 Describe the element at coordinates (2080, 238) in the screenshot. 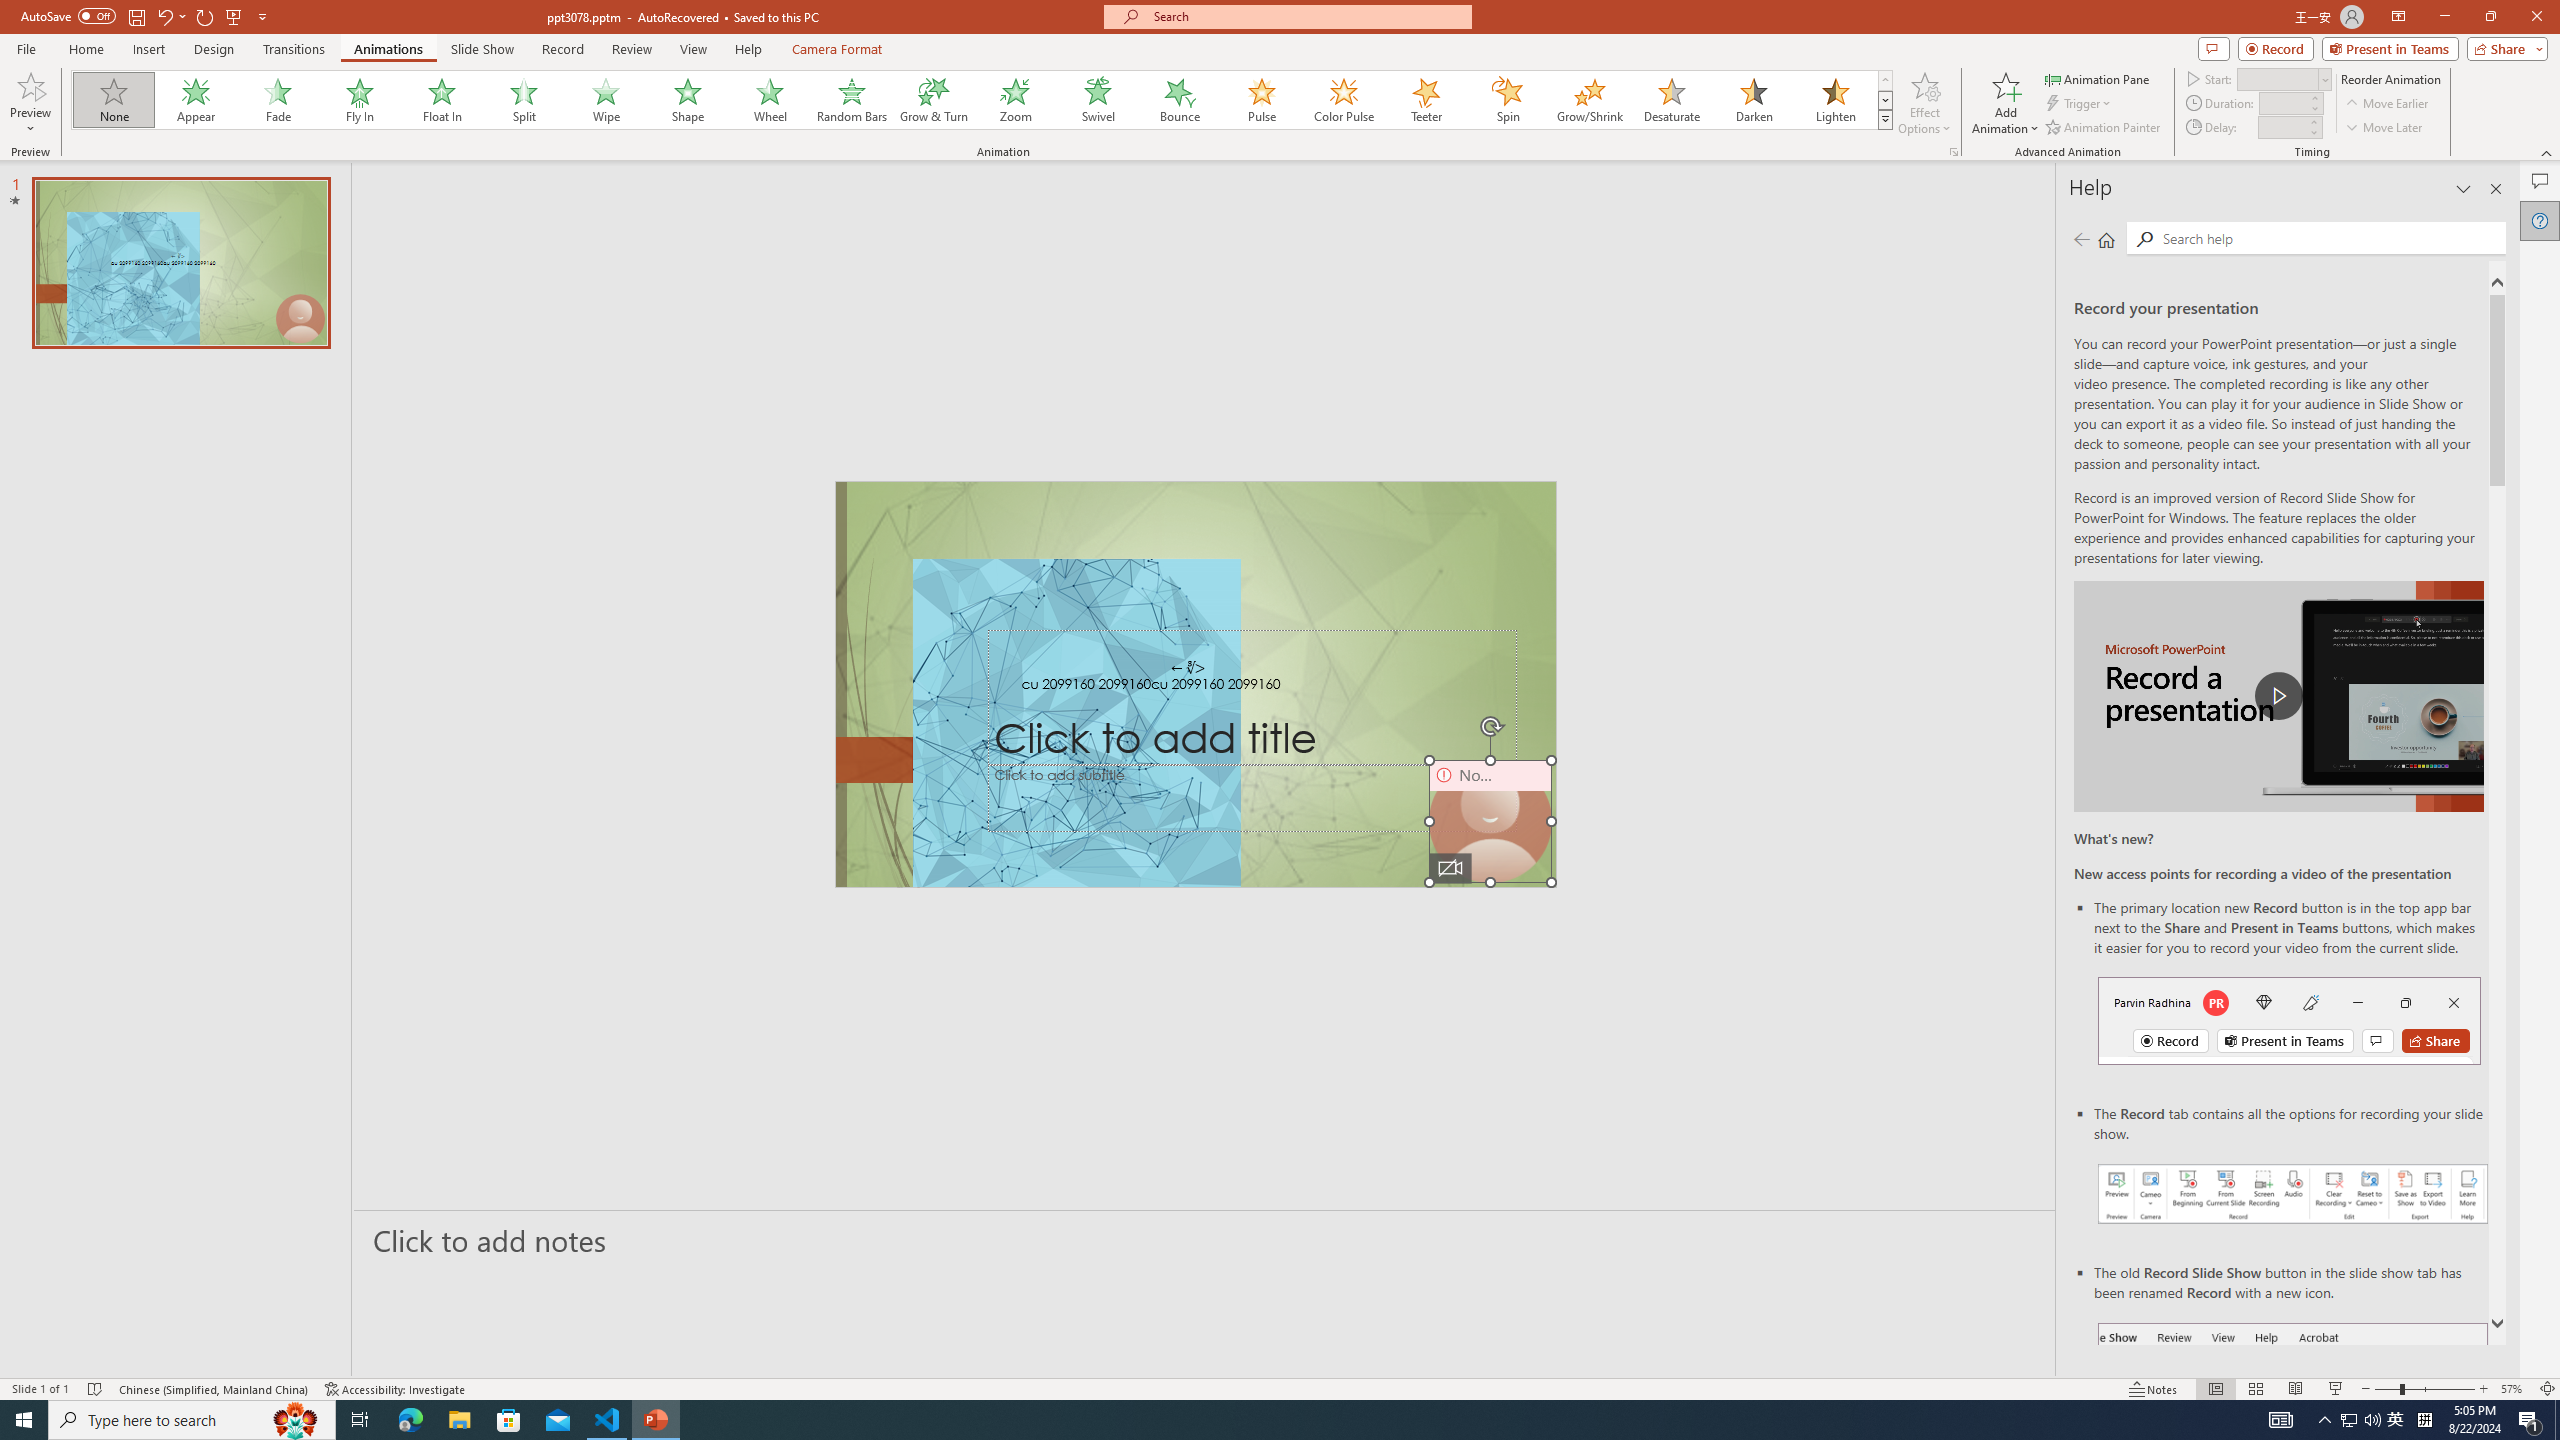

I see `'Previous page'` at that location.